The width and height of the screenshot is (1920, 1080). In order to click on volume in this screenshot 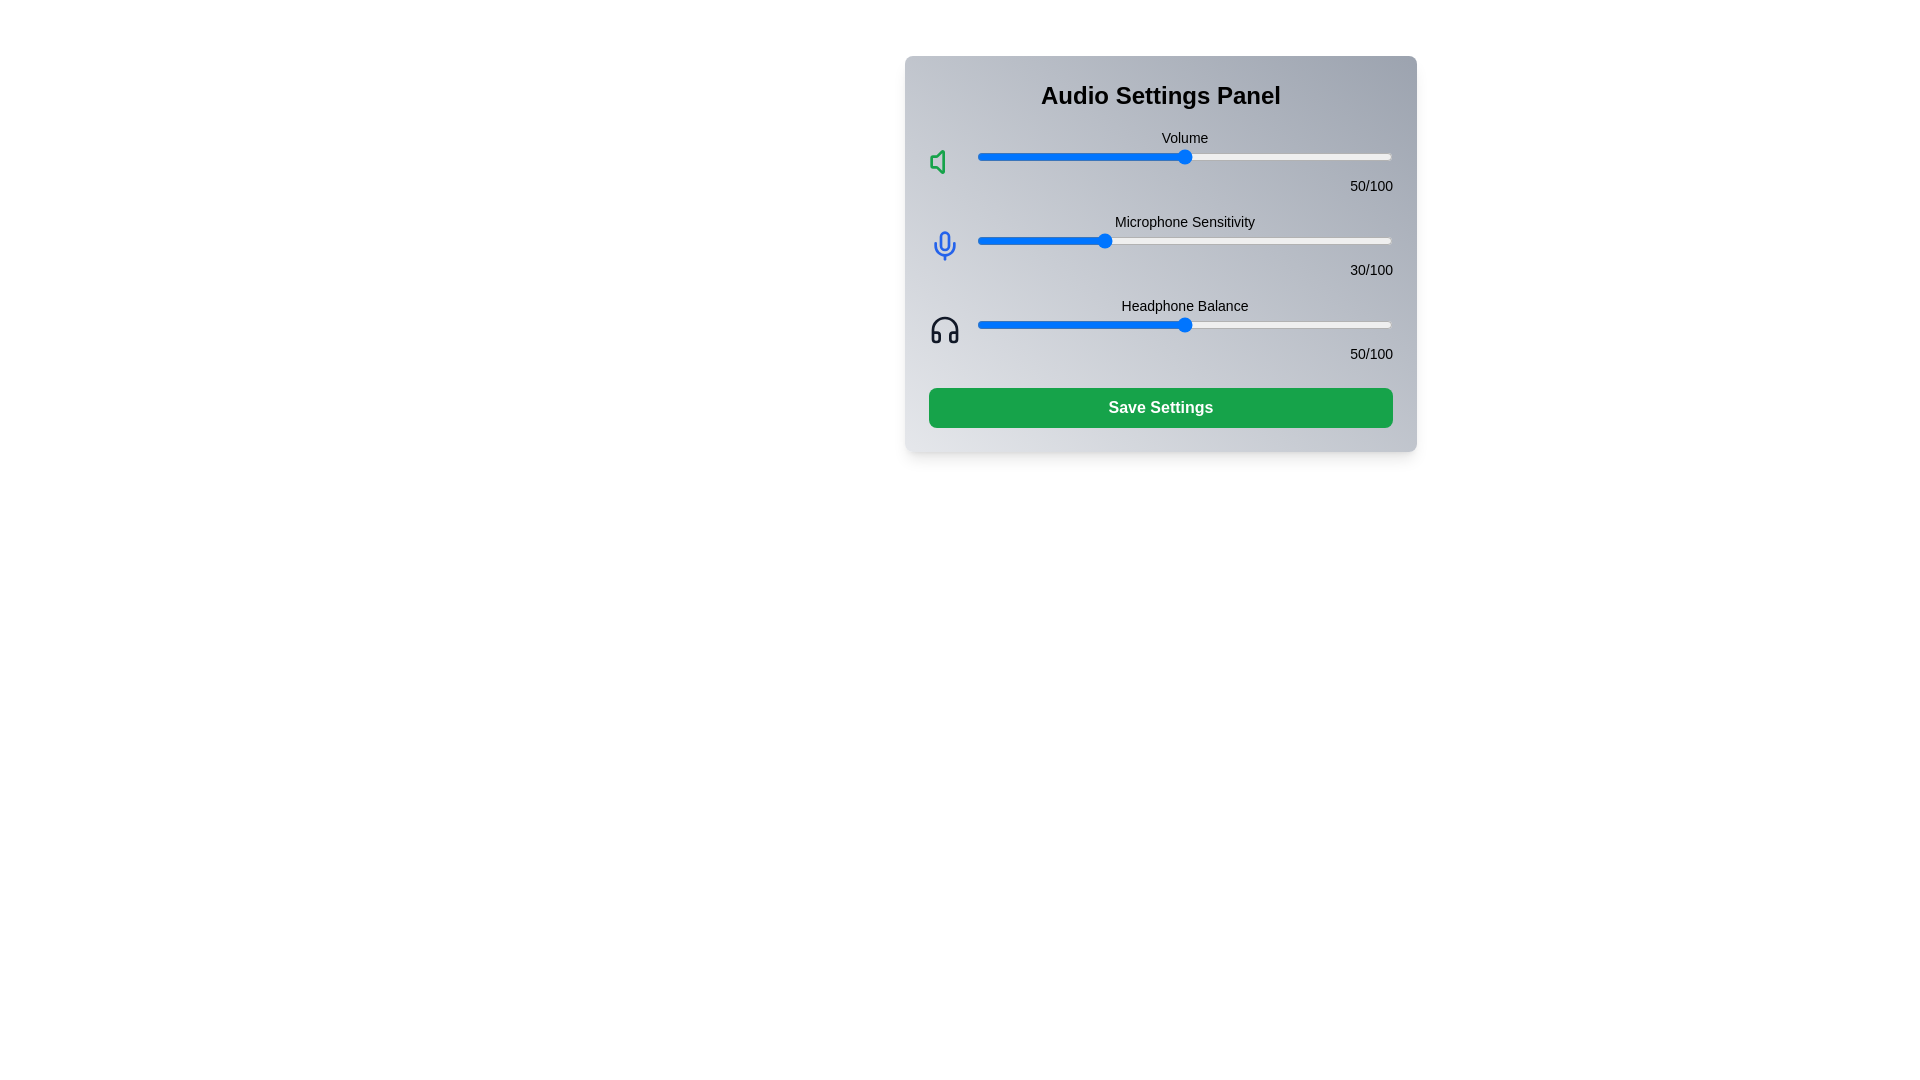, I will do `click(1002, 156)`.